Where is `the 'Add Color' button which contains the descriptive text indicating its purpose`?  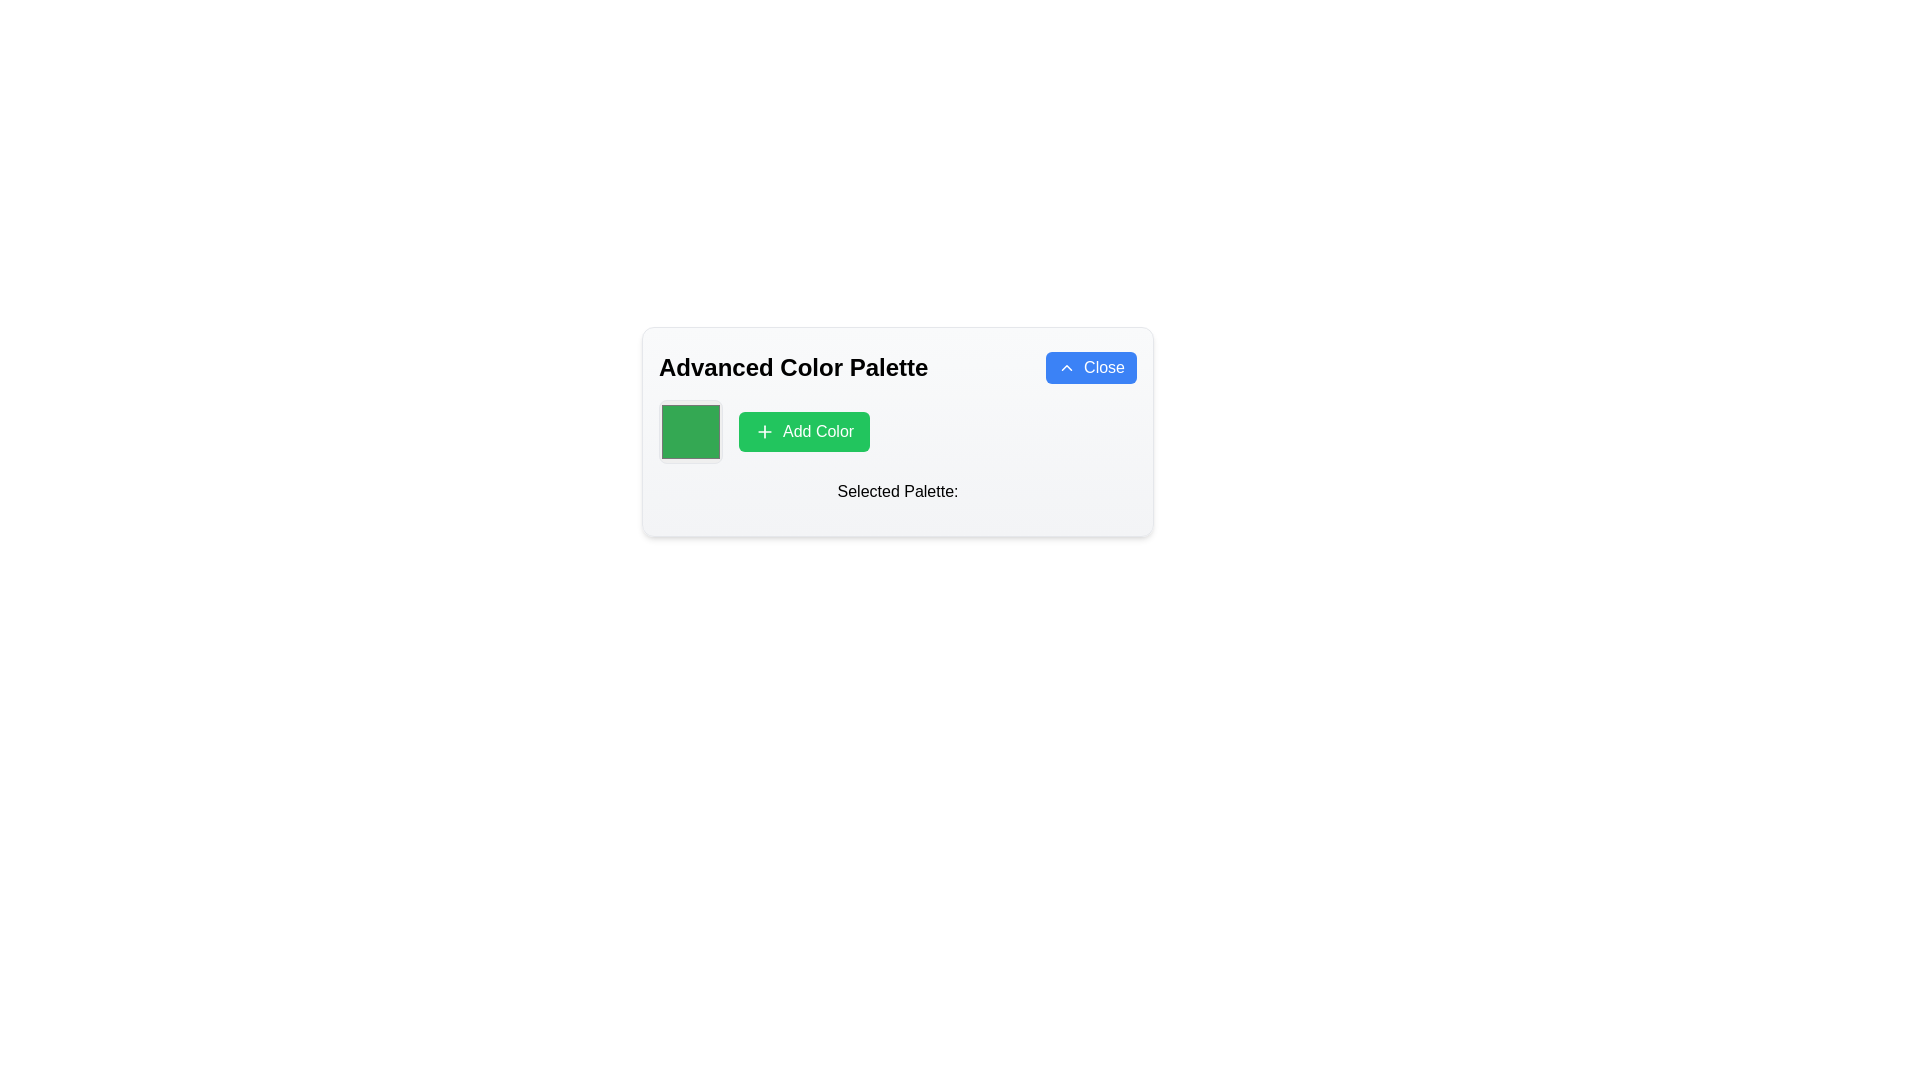 the 'Add Color' button which contains the descriptive text indicating its purpose is located at coordinates (818, 431).